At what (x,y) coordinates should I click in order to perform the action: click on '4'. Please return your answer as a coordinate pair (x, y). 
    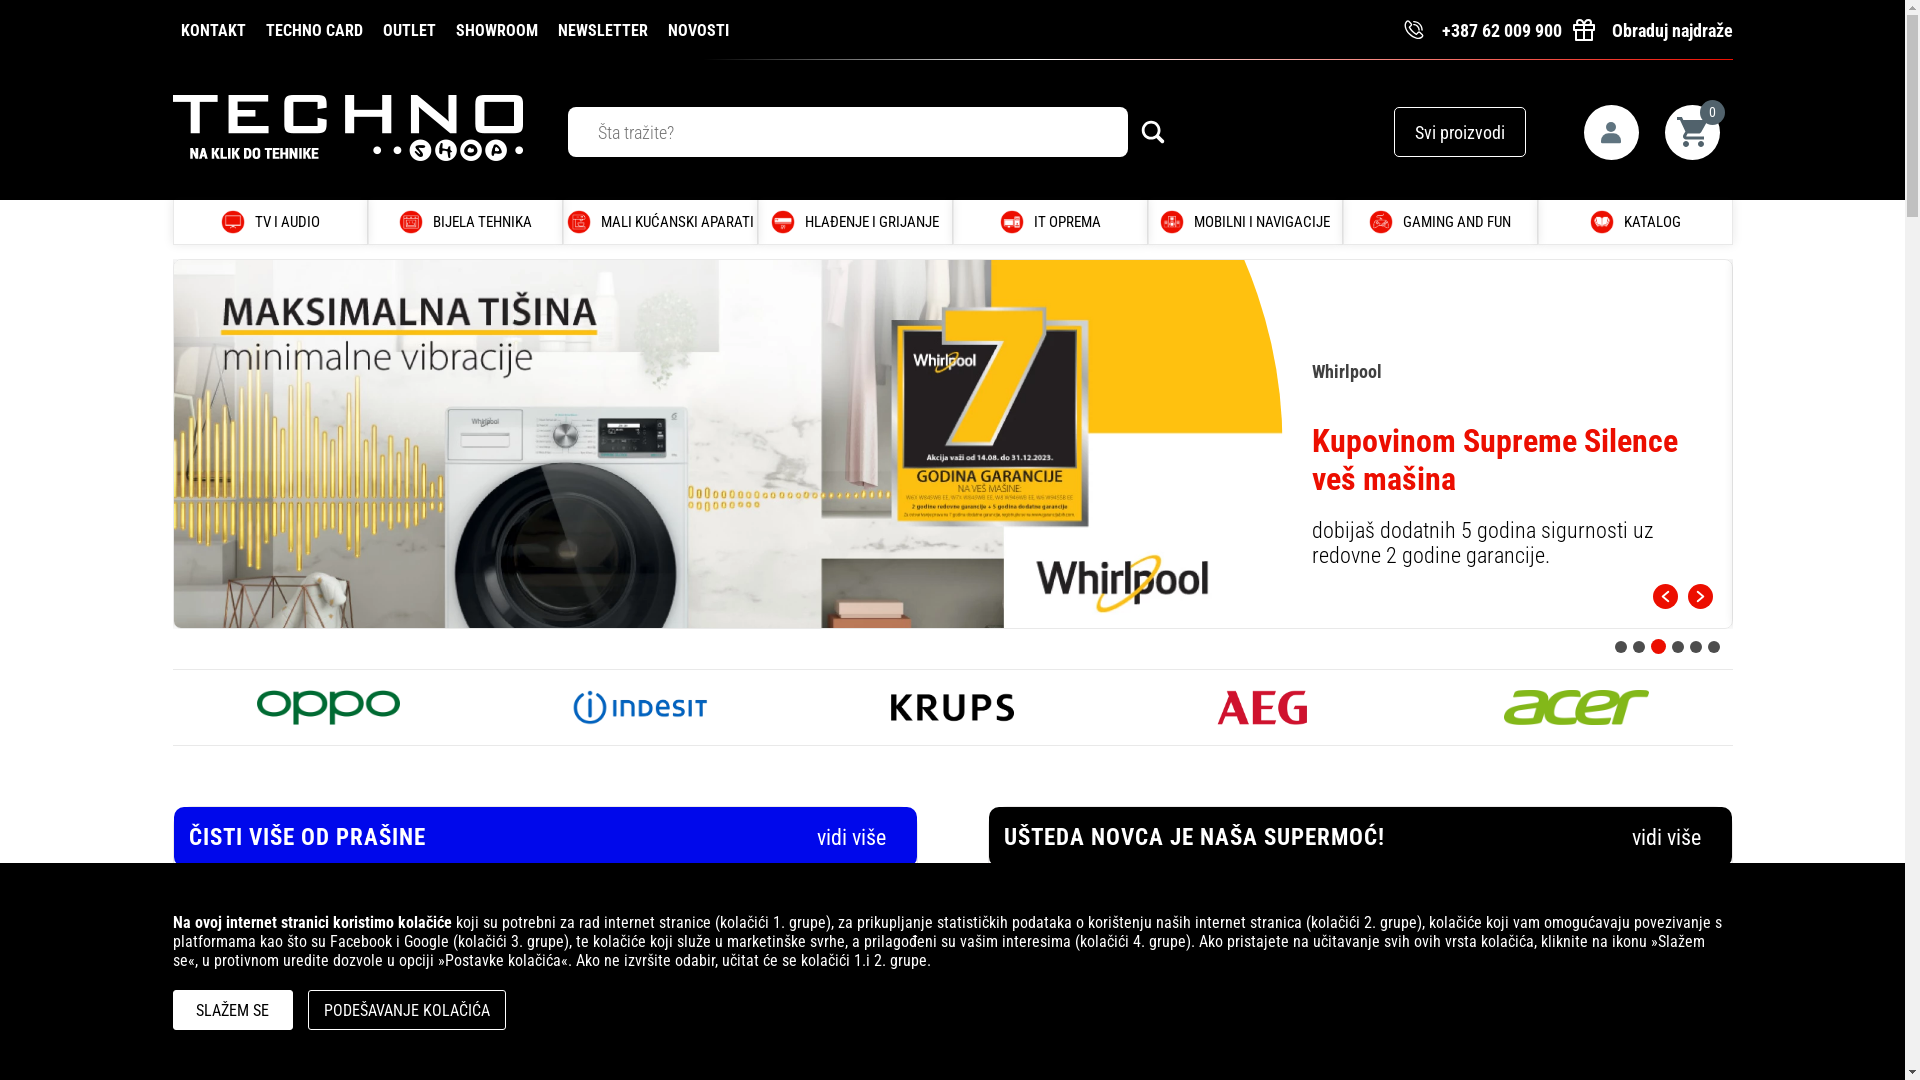
    Looking at the image, I should click on (1678, 645).